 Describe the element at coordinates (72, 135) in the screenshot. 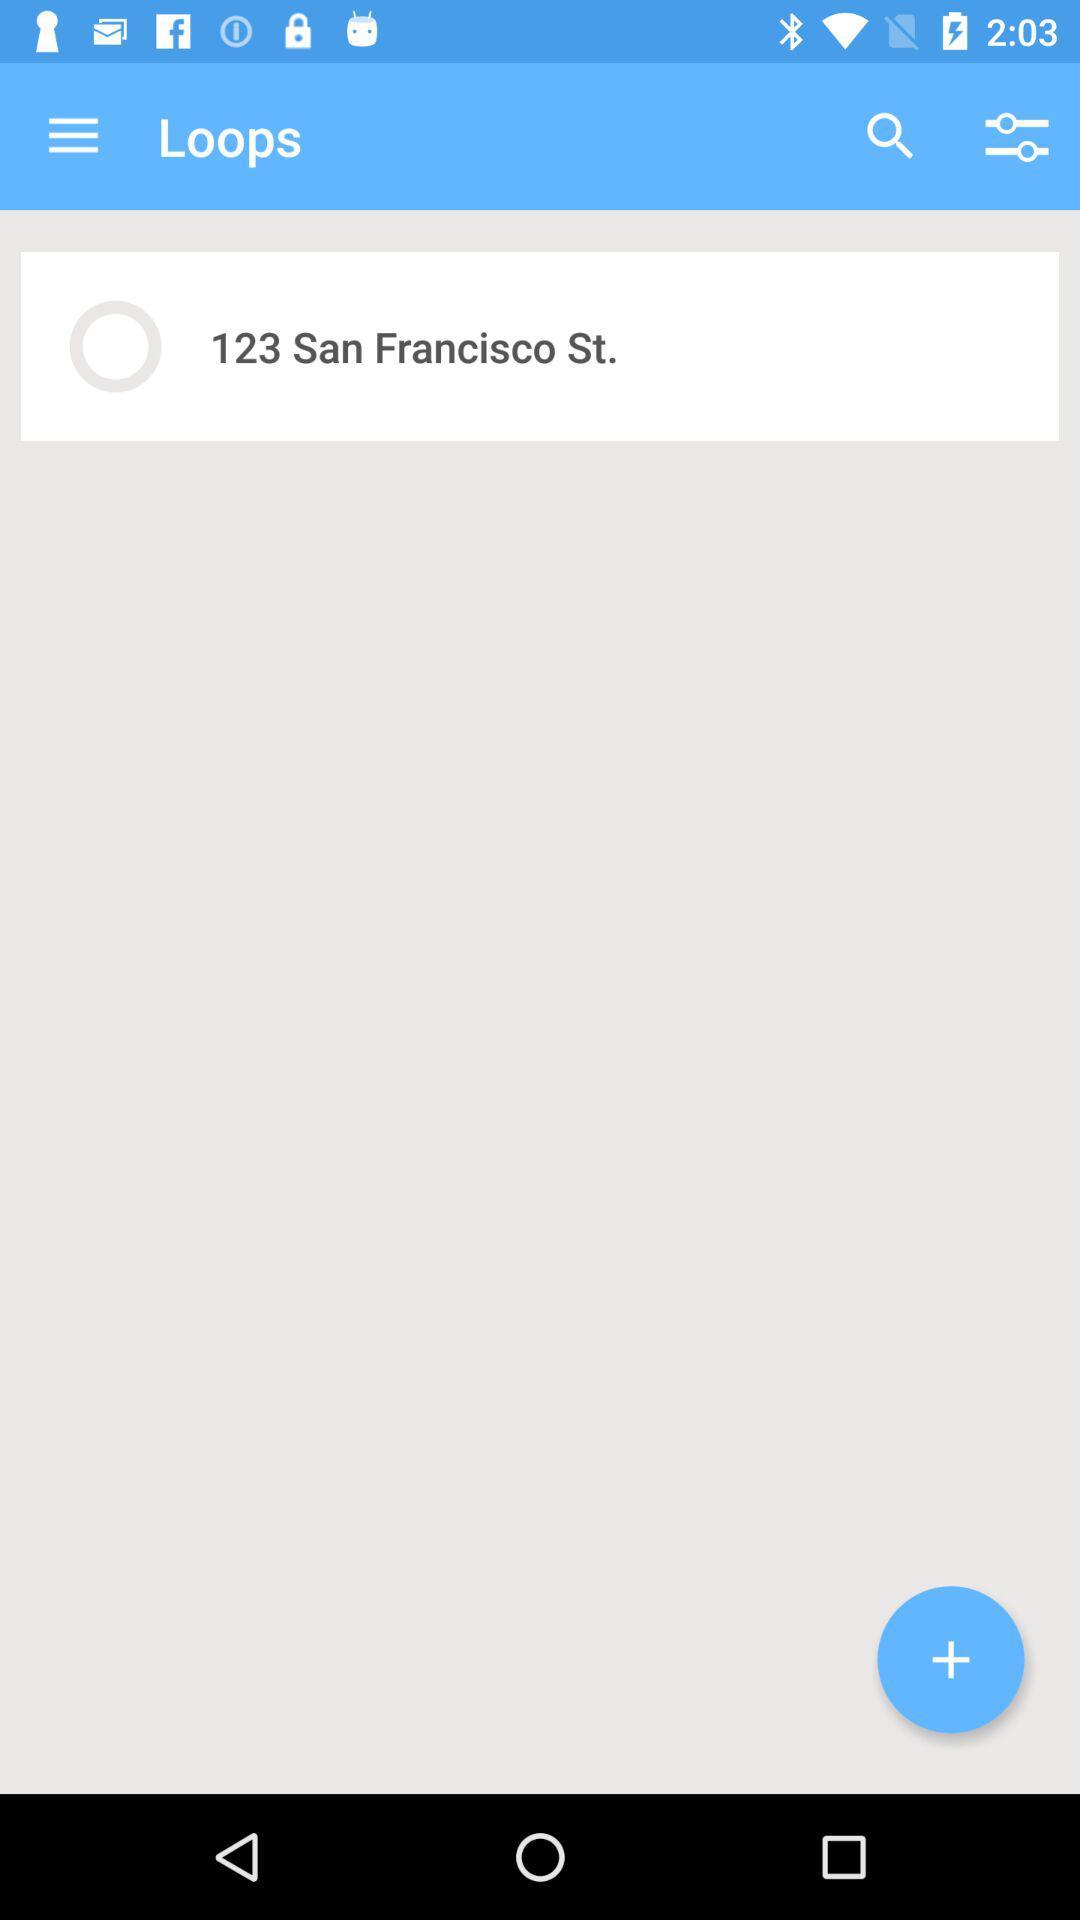

I see `the icon to the left of loops item` at that location.